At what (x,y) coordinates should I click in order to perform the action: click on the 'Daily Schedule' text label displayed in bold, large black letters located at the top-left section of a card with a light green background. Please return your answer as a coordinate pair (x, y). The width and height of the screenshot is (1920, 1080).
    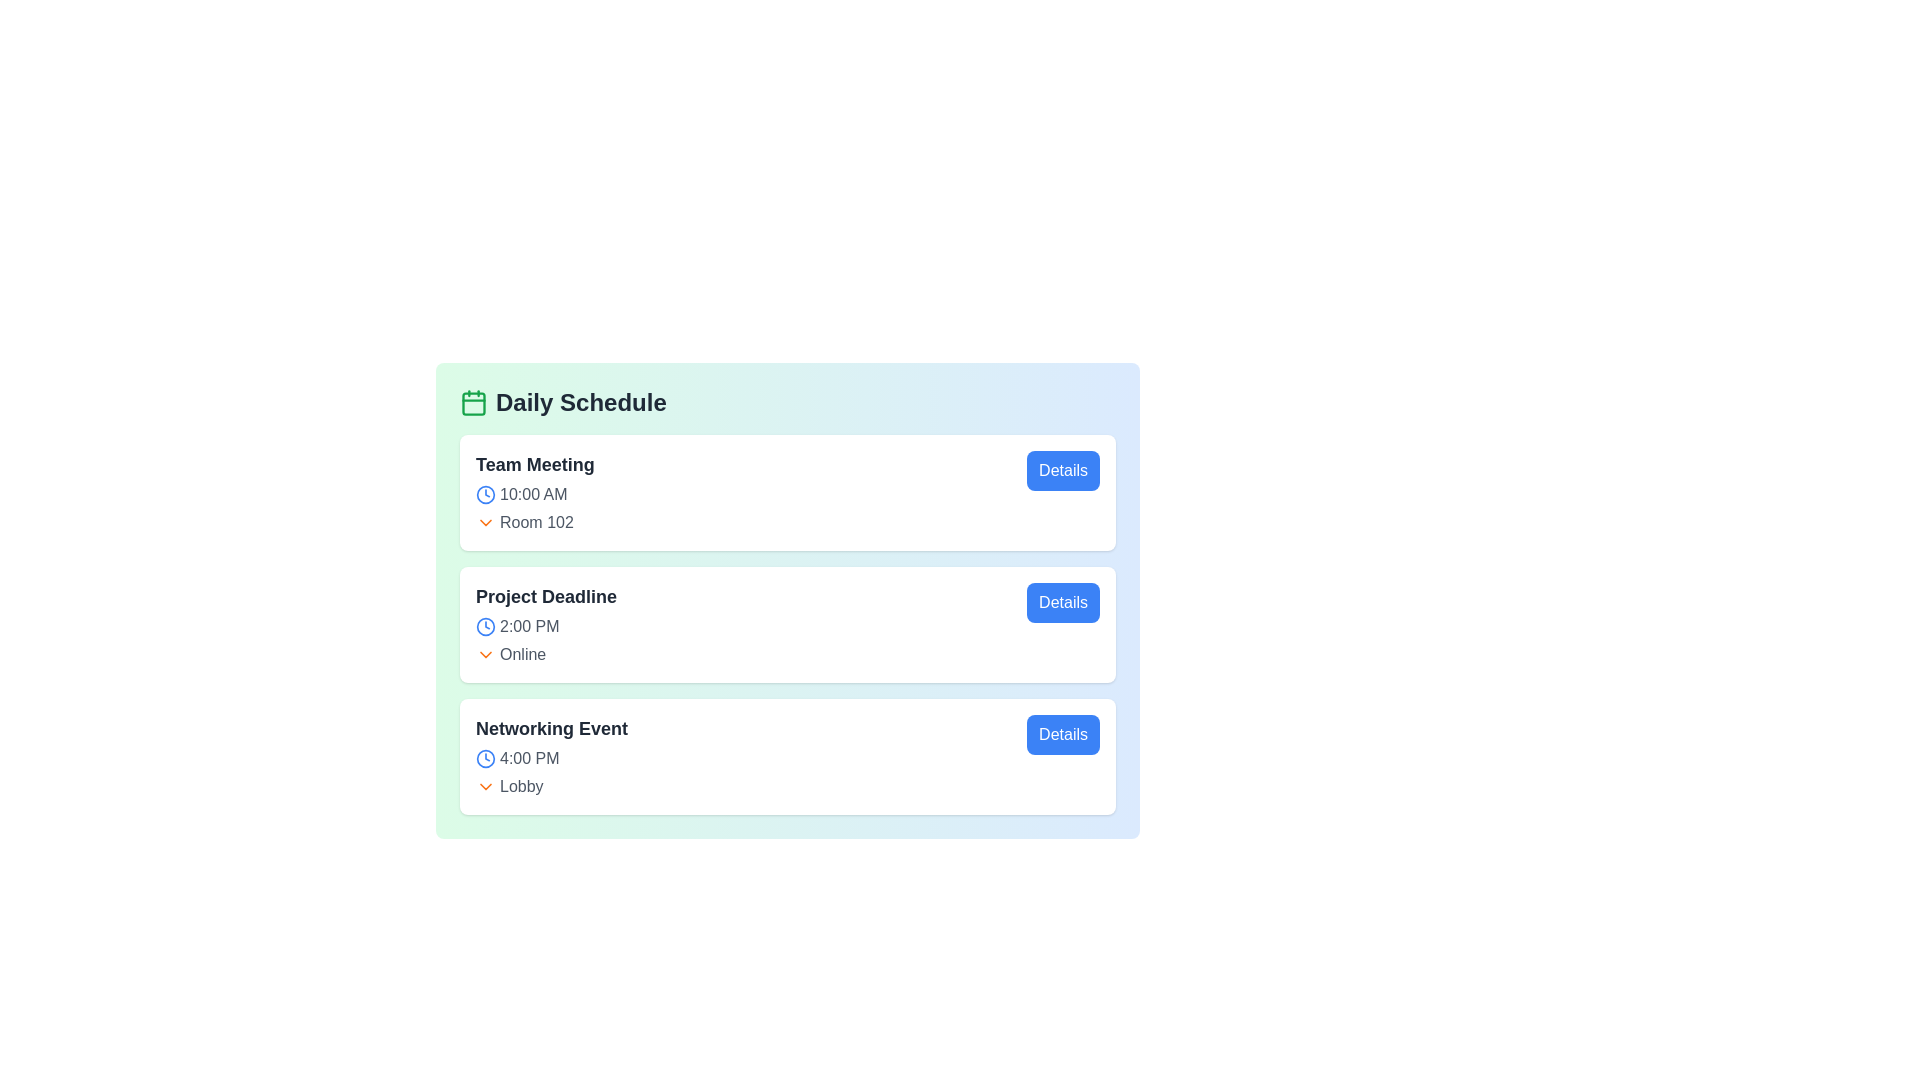
    Looking at the image, I should click on (580, 402).